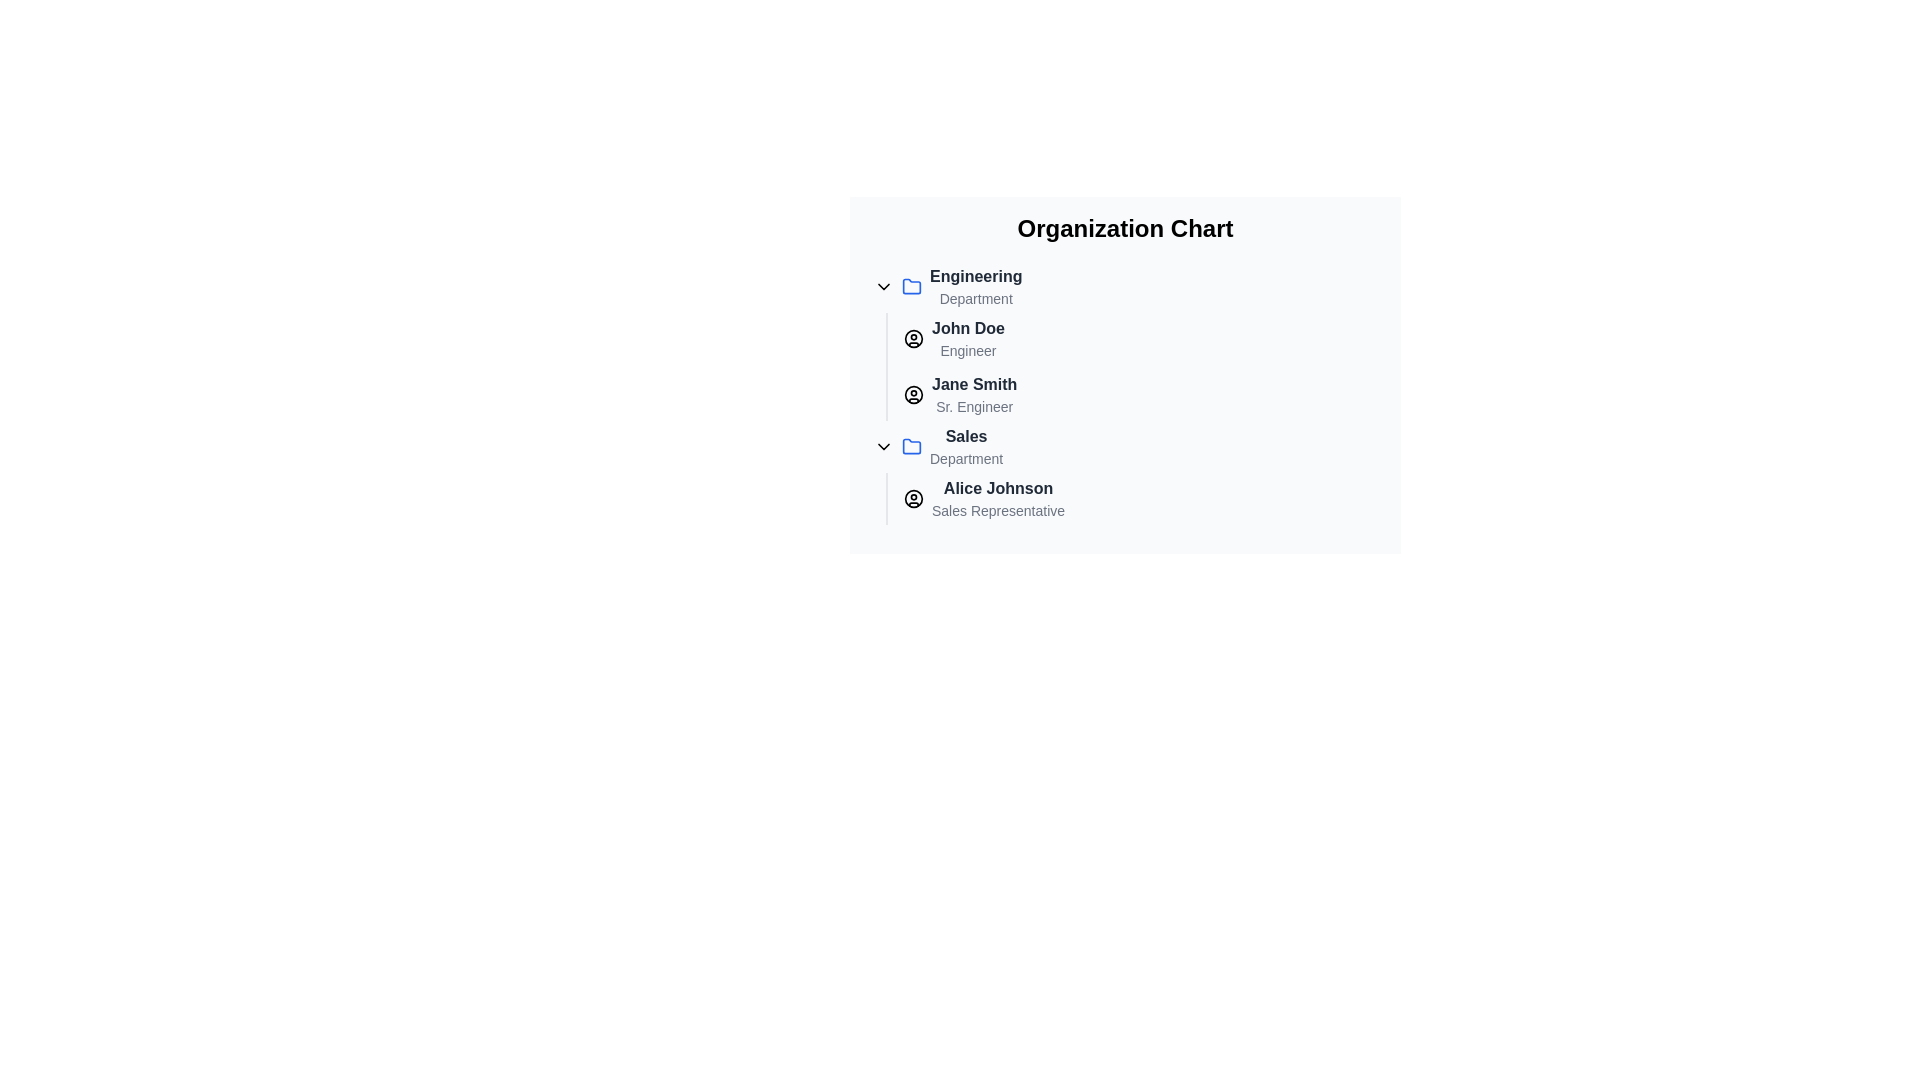 The width and height of the screenshot is (1920, 1080). Describe the element at coordinates (974, 394) in the screenshot. I see `displayed personnel information for 'Jane Smith,' who is a 'Sr. Engineer' in the 'Engineering' department, located in the left-middle part of the interface beneath 'John Doe.'` at that location.